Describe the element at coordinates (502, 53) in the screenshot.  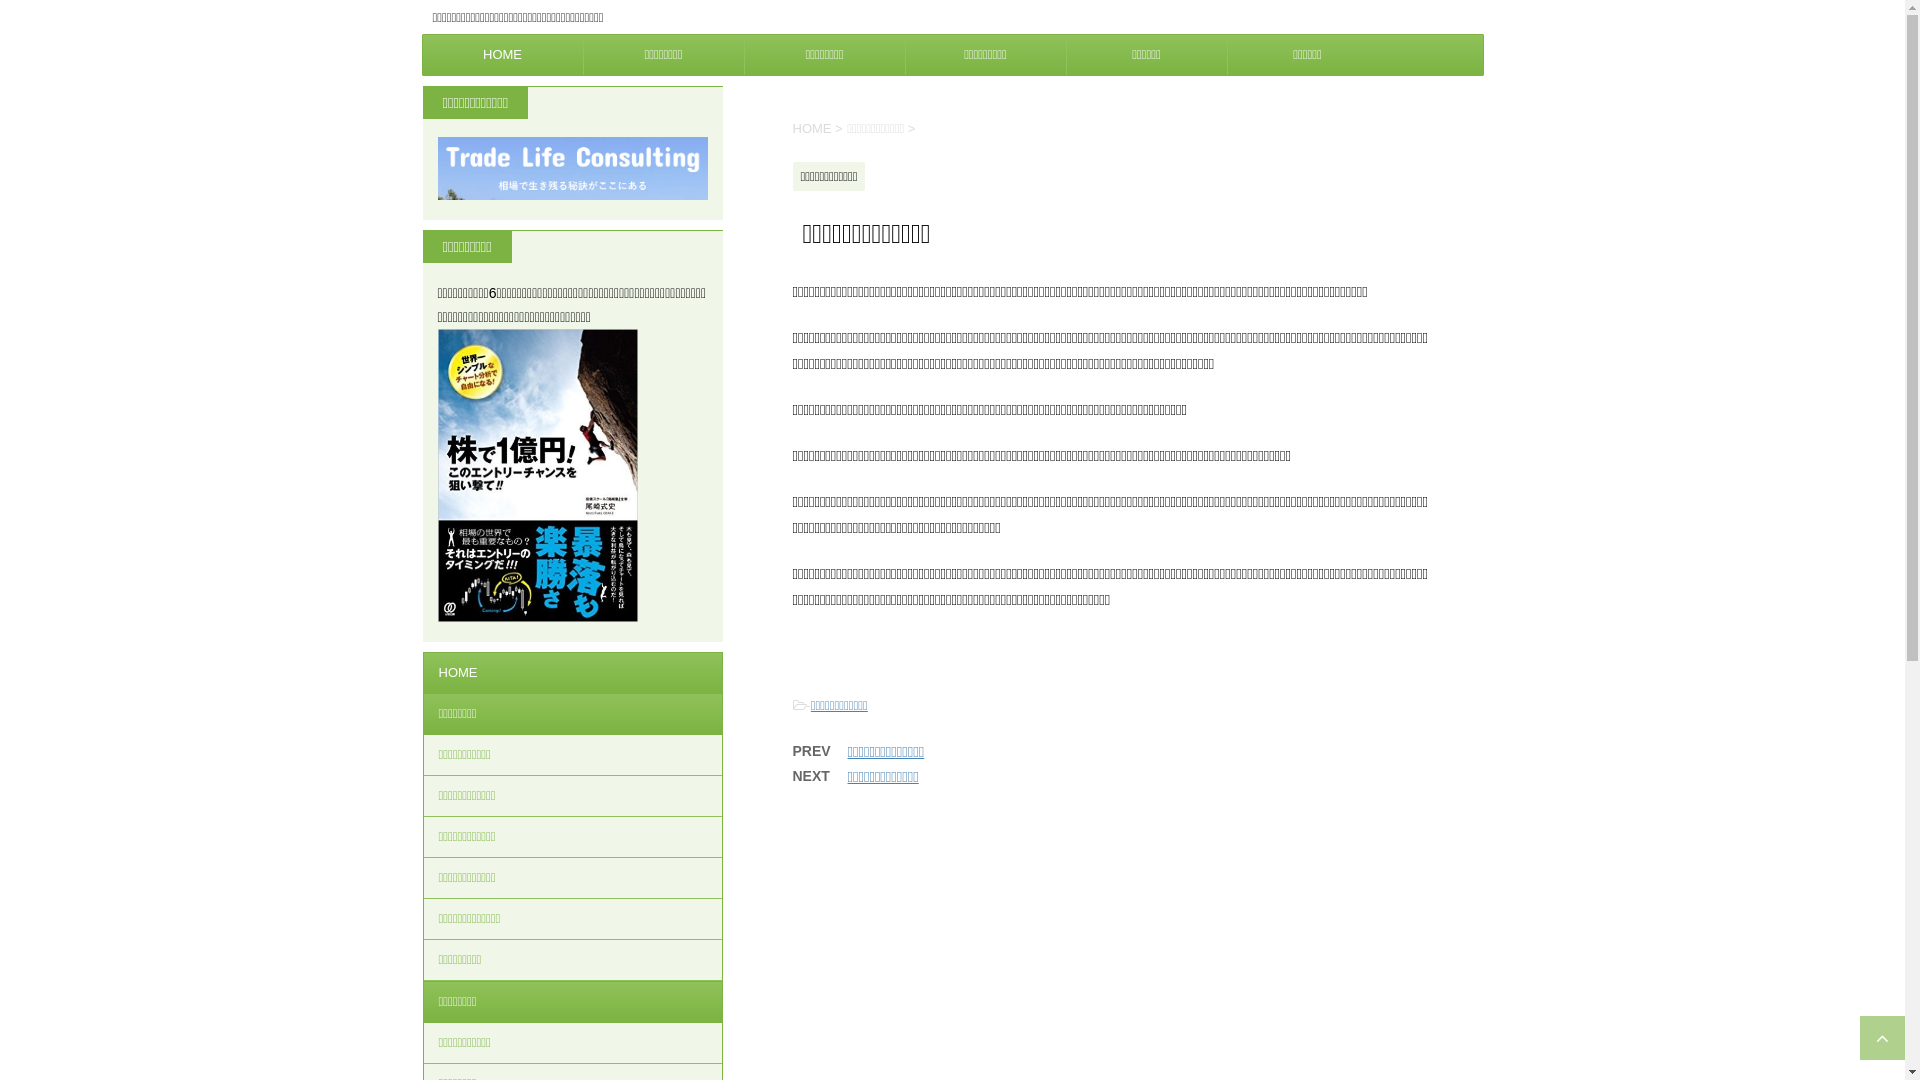
I see `'HOME'` at that location.